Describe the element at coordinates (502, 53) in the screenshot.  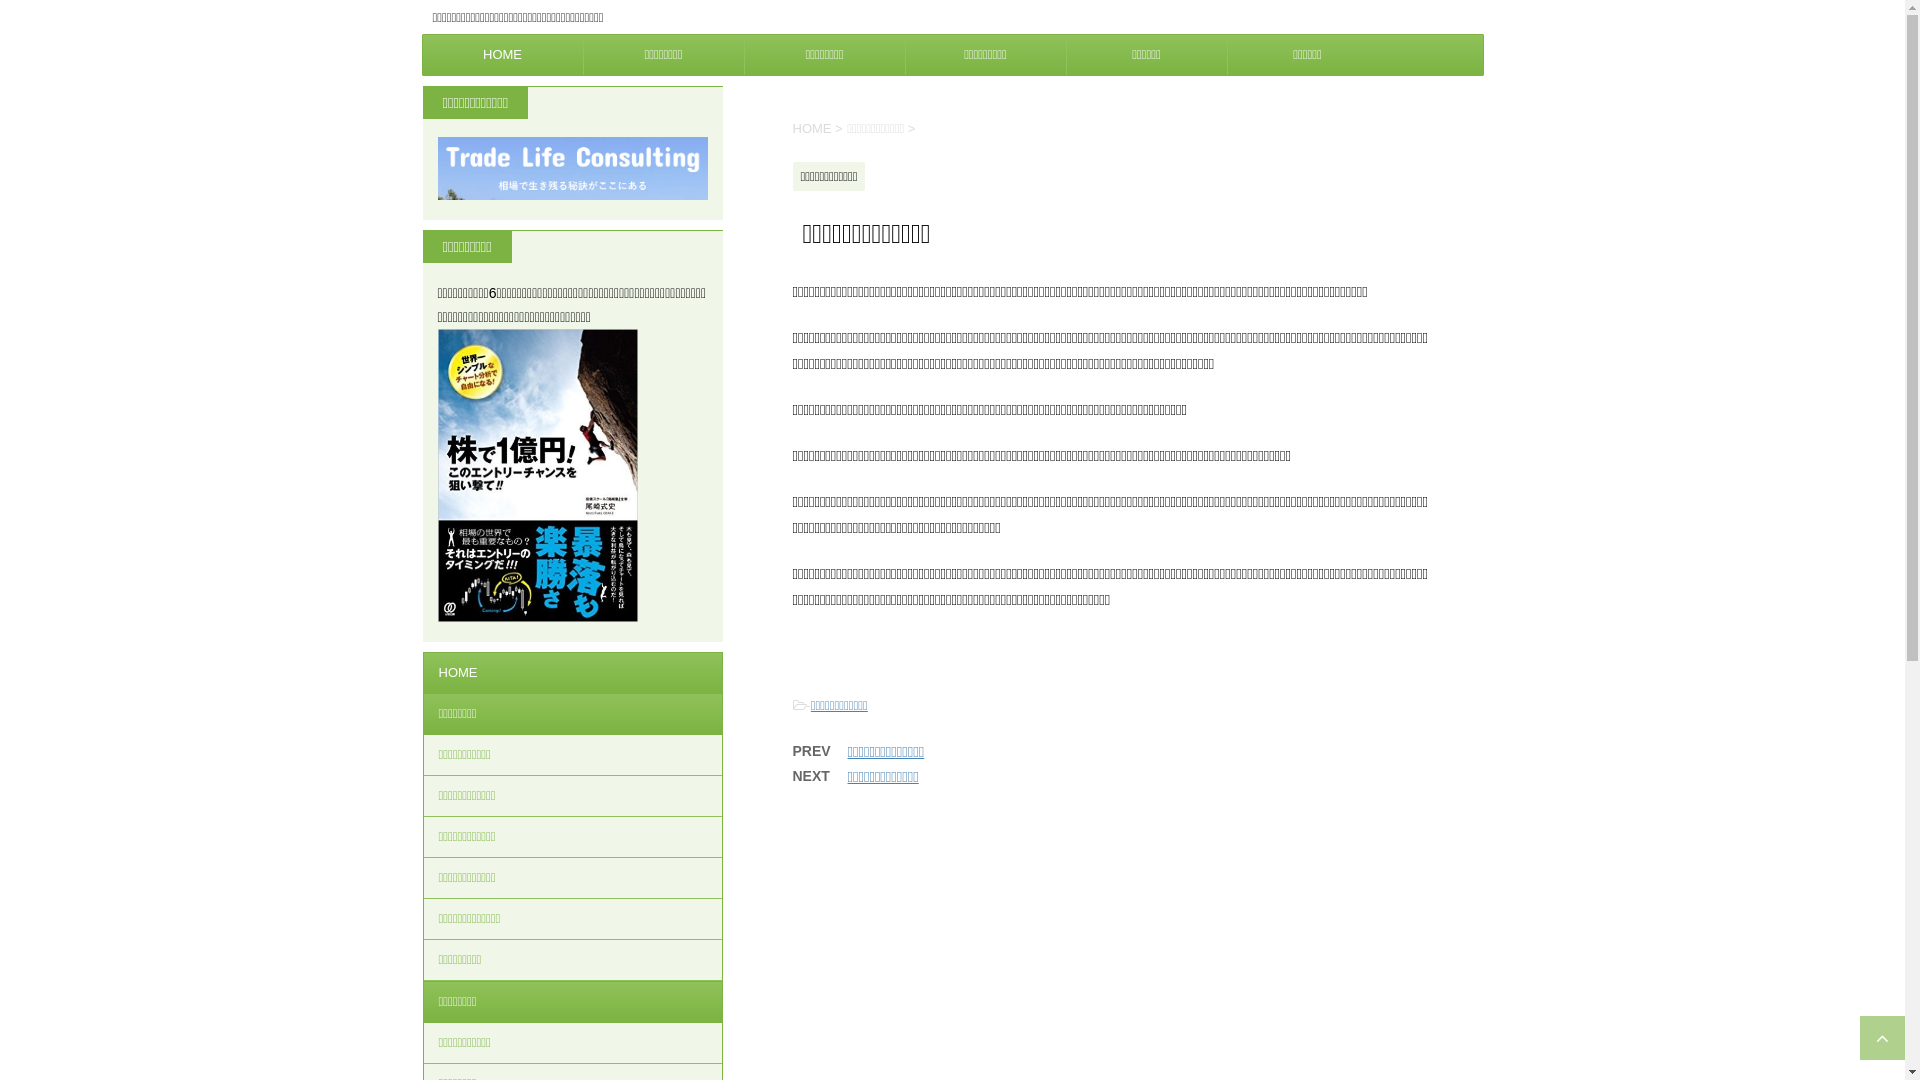
I see `'HOME'` at that location.